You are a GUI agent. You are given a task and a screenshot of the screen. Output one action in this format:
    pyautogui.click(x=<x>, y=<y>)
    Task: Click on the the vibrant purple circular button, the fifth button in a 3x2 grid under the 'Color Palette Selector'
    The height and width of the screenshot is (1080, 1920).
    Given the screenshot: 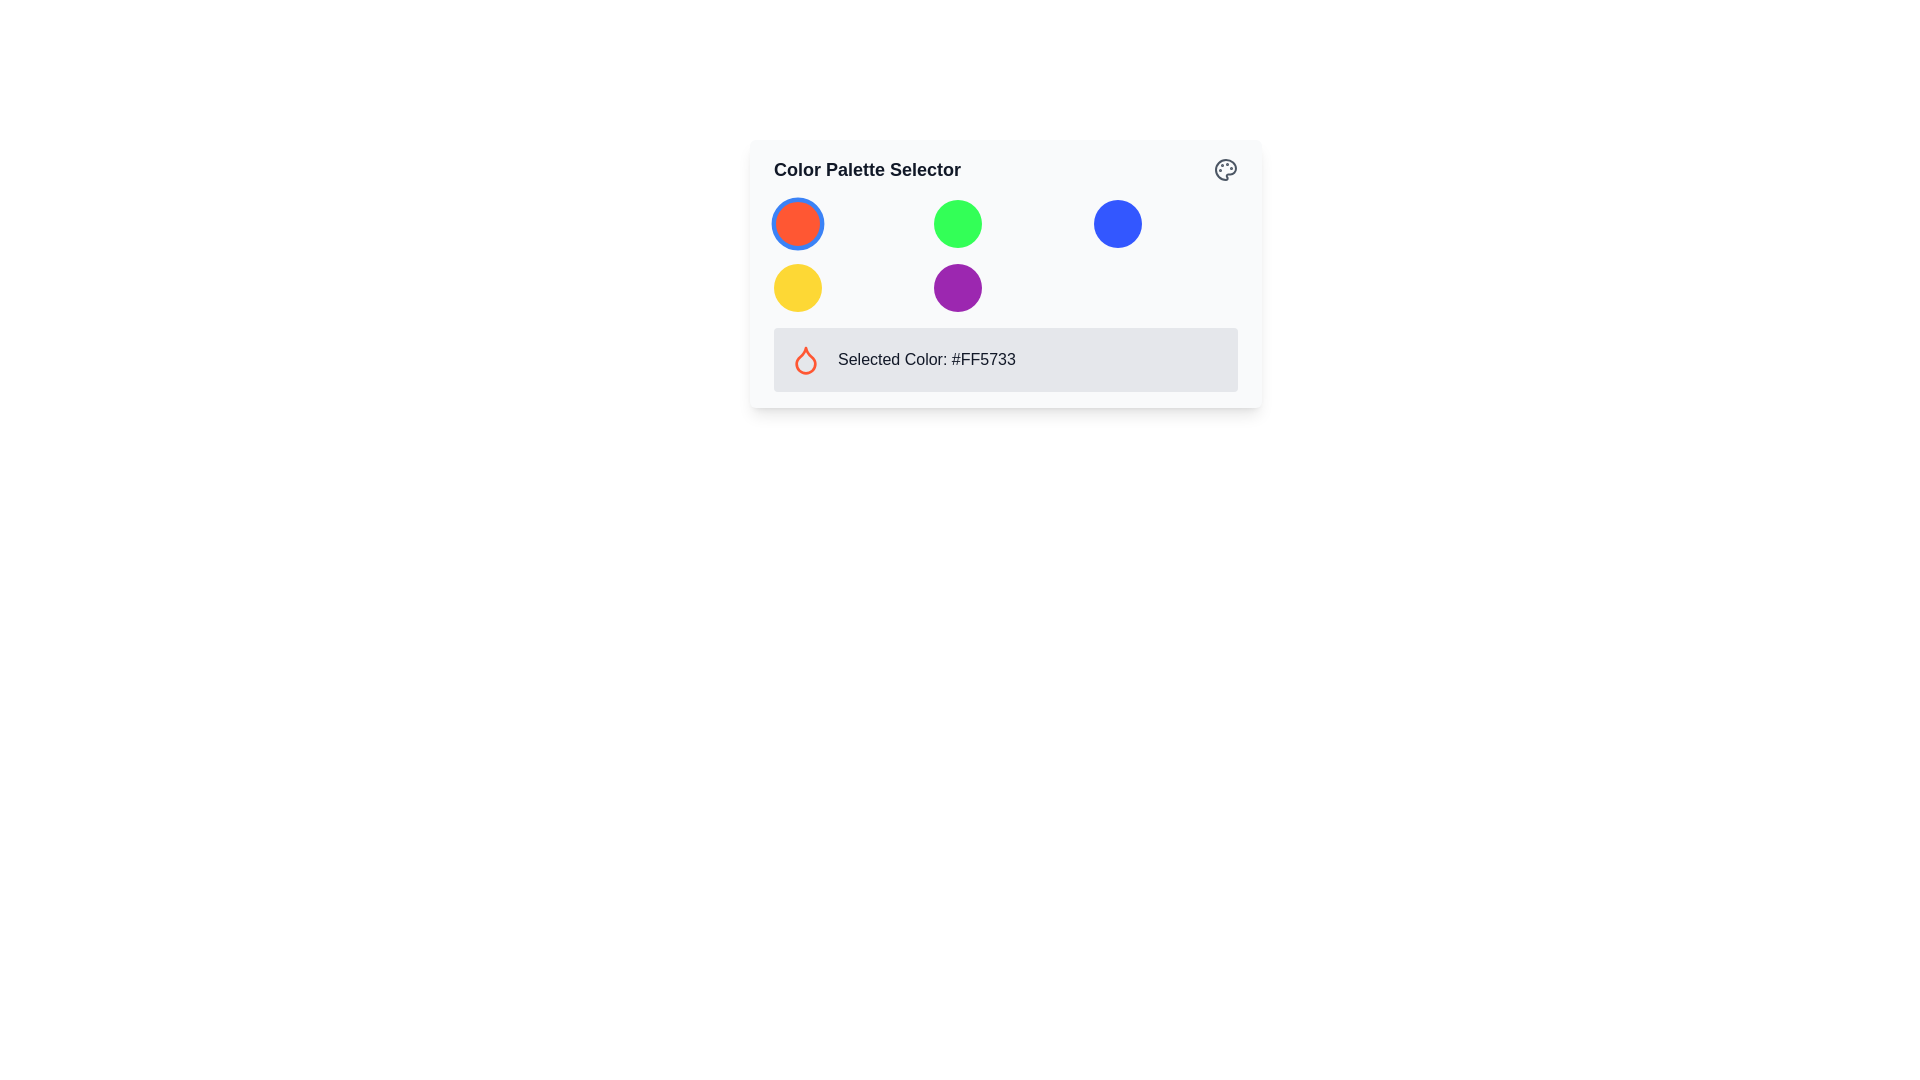 What is the action you would take?
    pyautogui.click(x=957, y=288)
    